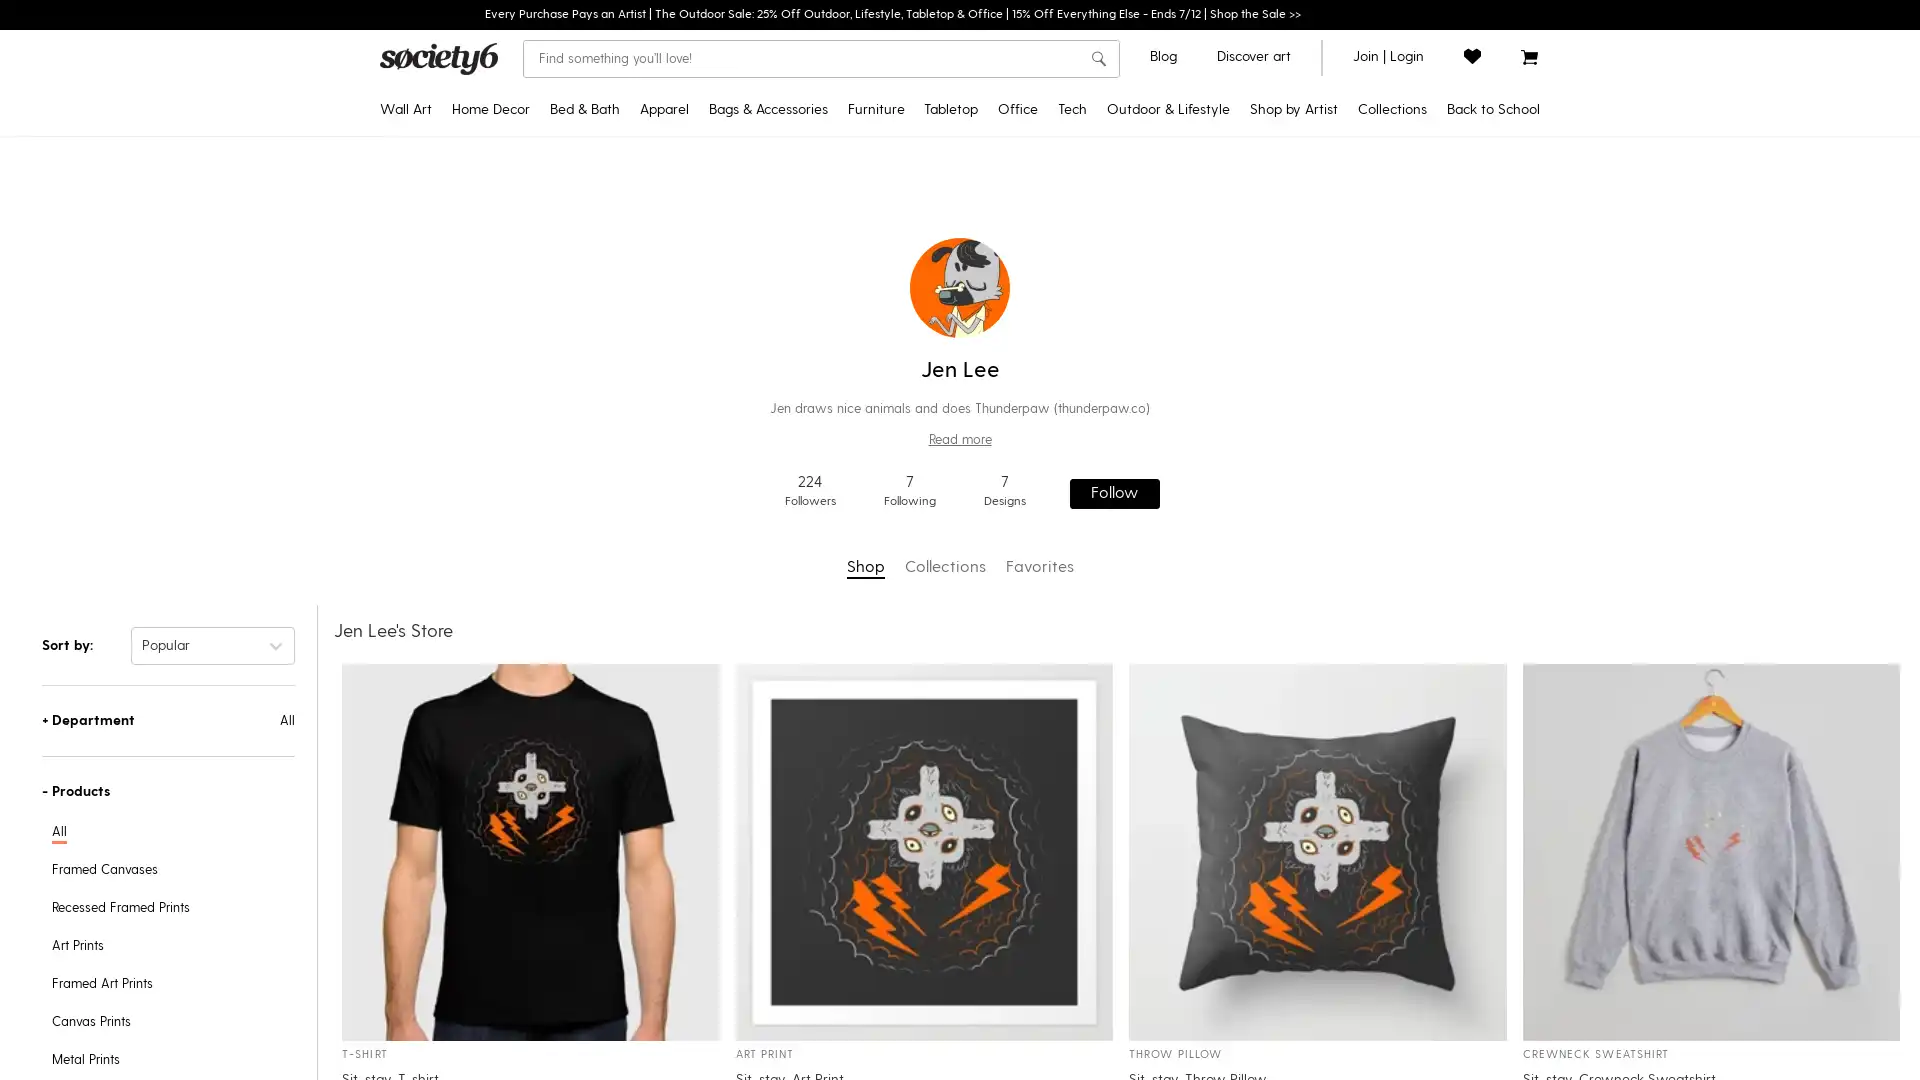  I want to click on Duvet Covers, so click(627, 192).